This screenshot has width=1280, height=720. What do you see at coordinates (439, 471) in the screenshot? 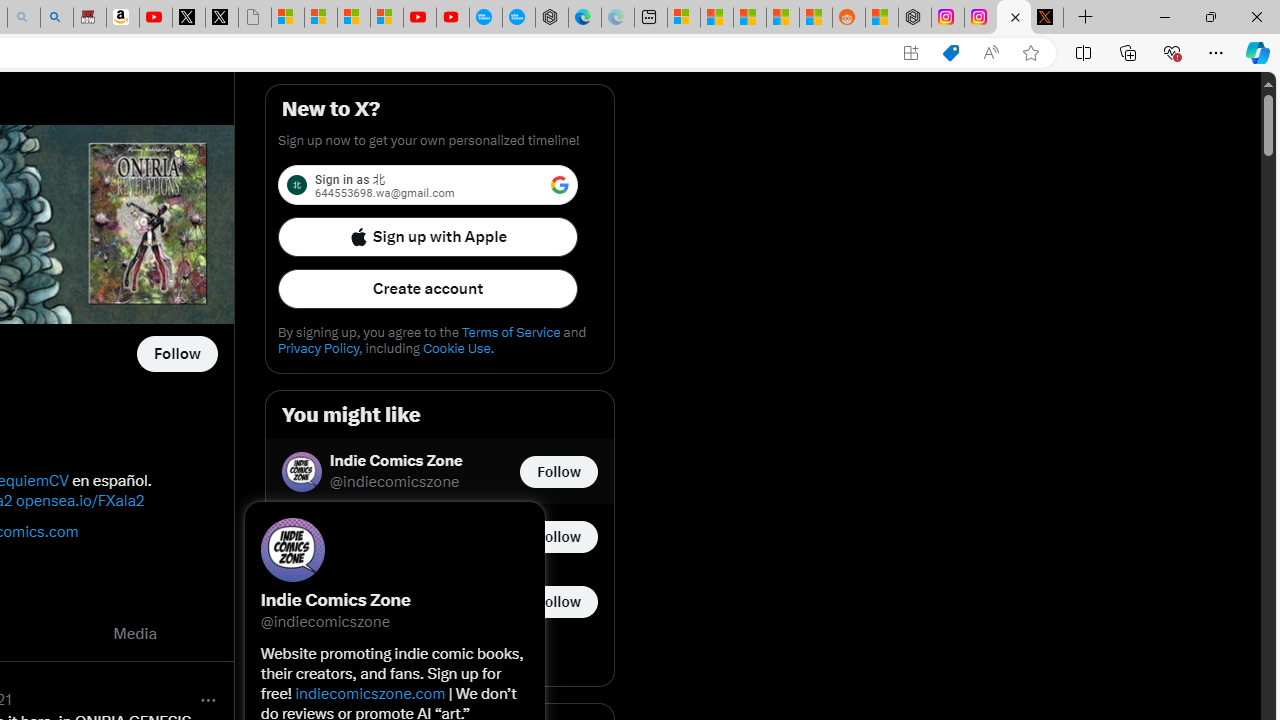
I see `'Indie Comics Zone @indiecomicszone Follow @indiecomicszone'` at bounding box center [439, 471].